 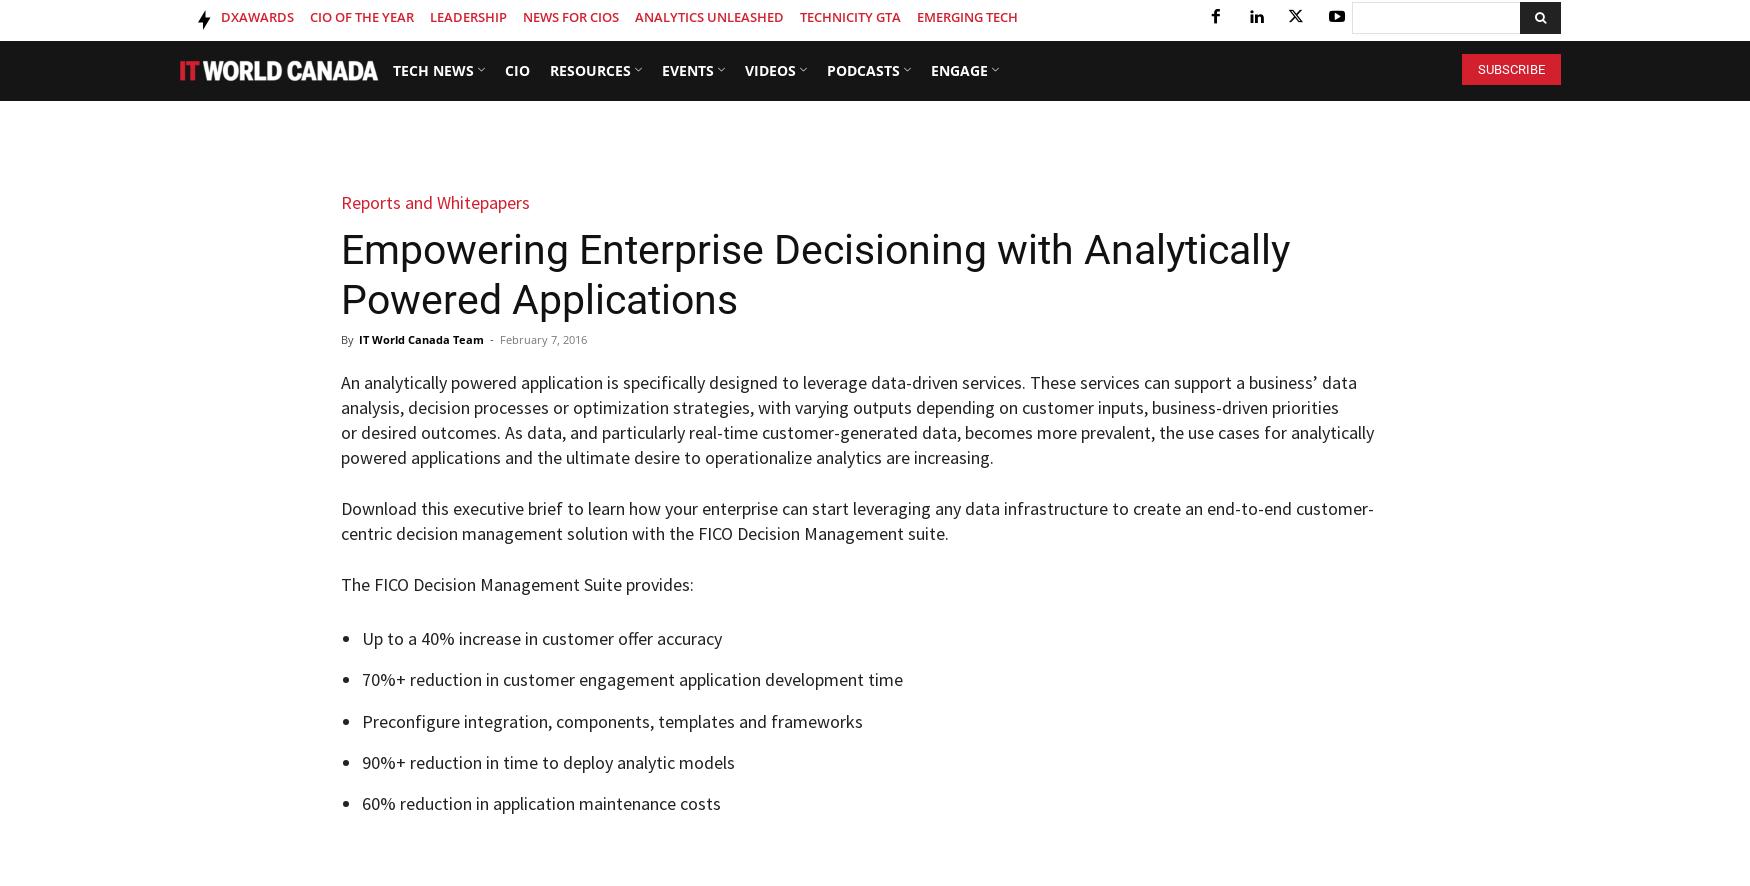 What do you see at coordinates (468, 16) in the screenshot?
I see `'Leadership'` at bounding box center [468, 16].